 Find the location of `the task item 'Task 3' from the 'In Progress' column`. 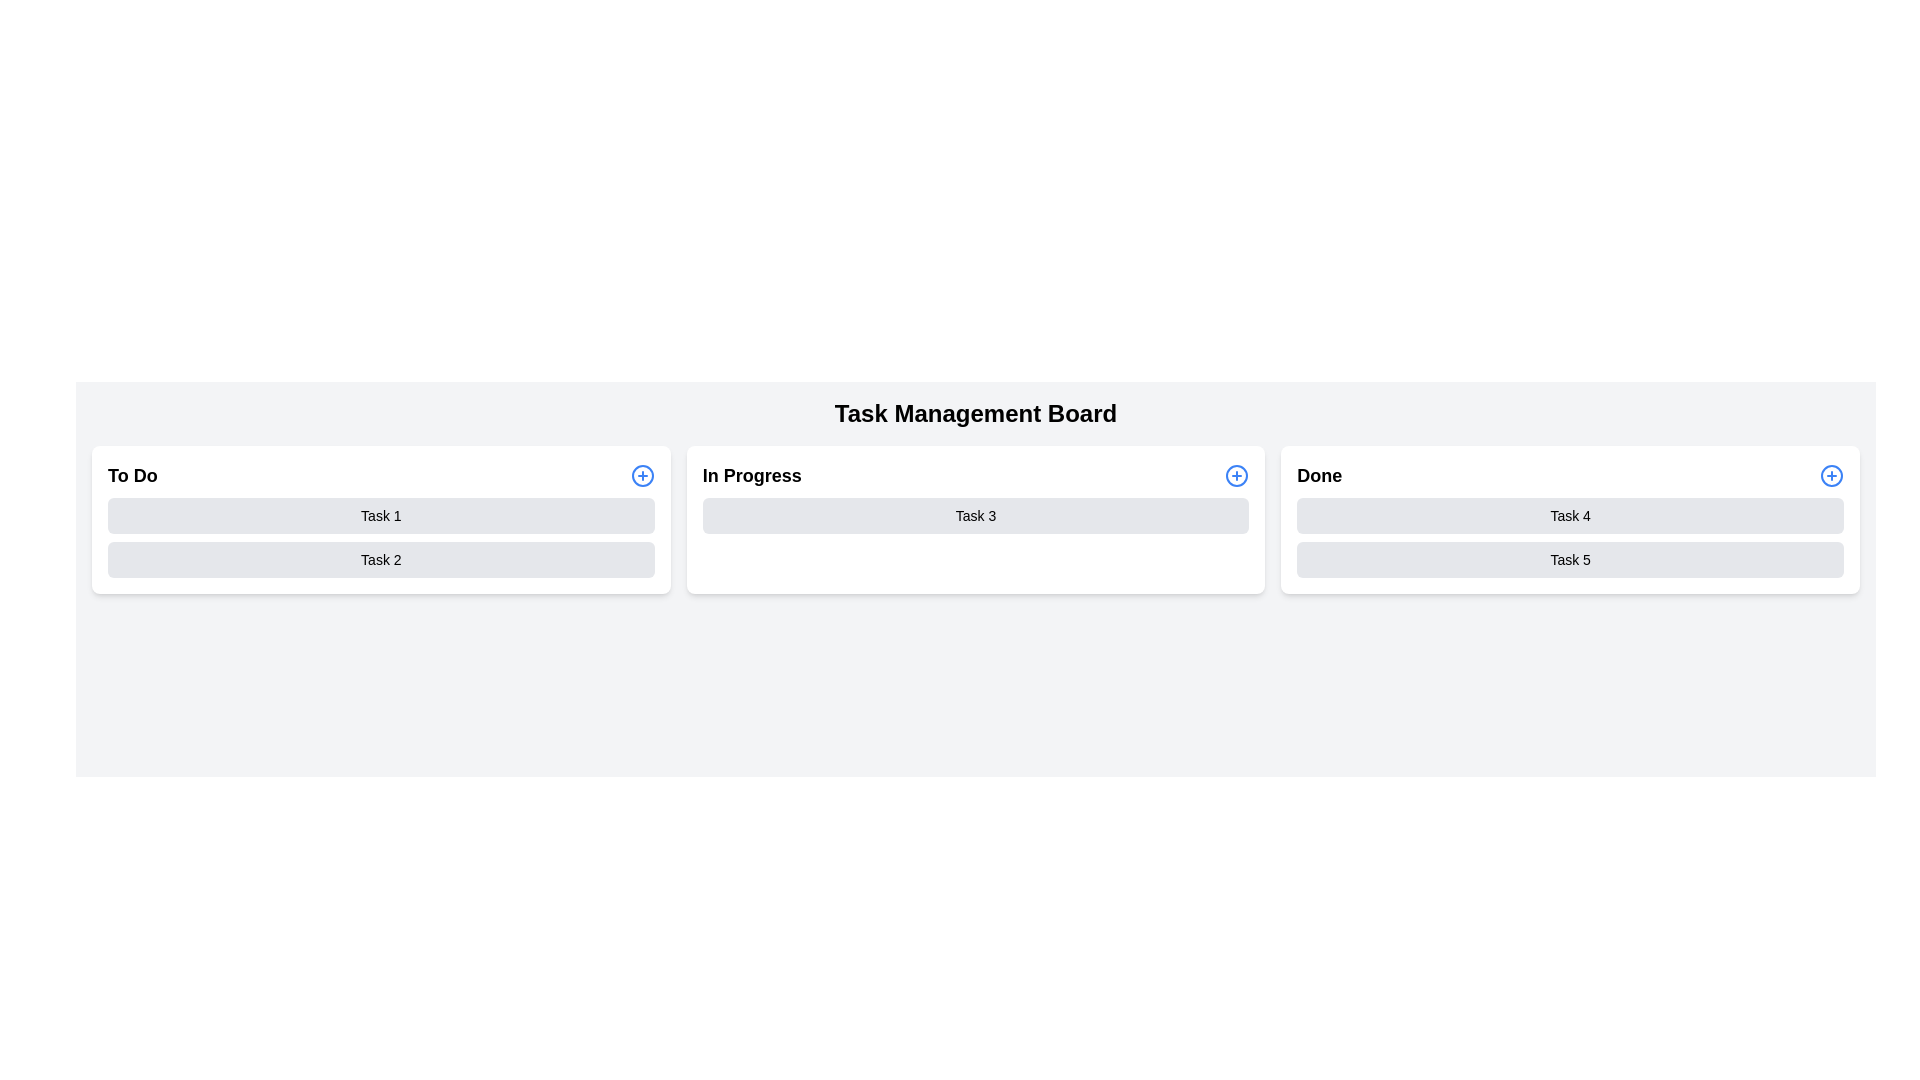

the task item 'Task 3' from the 'In Progress' column is located at coordinates (975, 519).